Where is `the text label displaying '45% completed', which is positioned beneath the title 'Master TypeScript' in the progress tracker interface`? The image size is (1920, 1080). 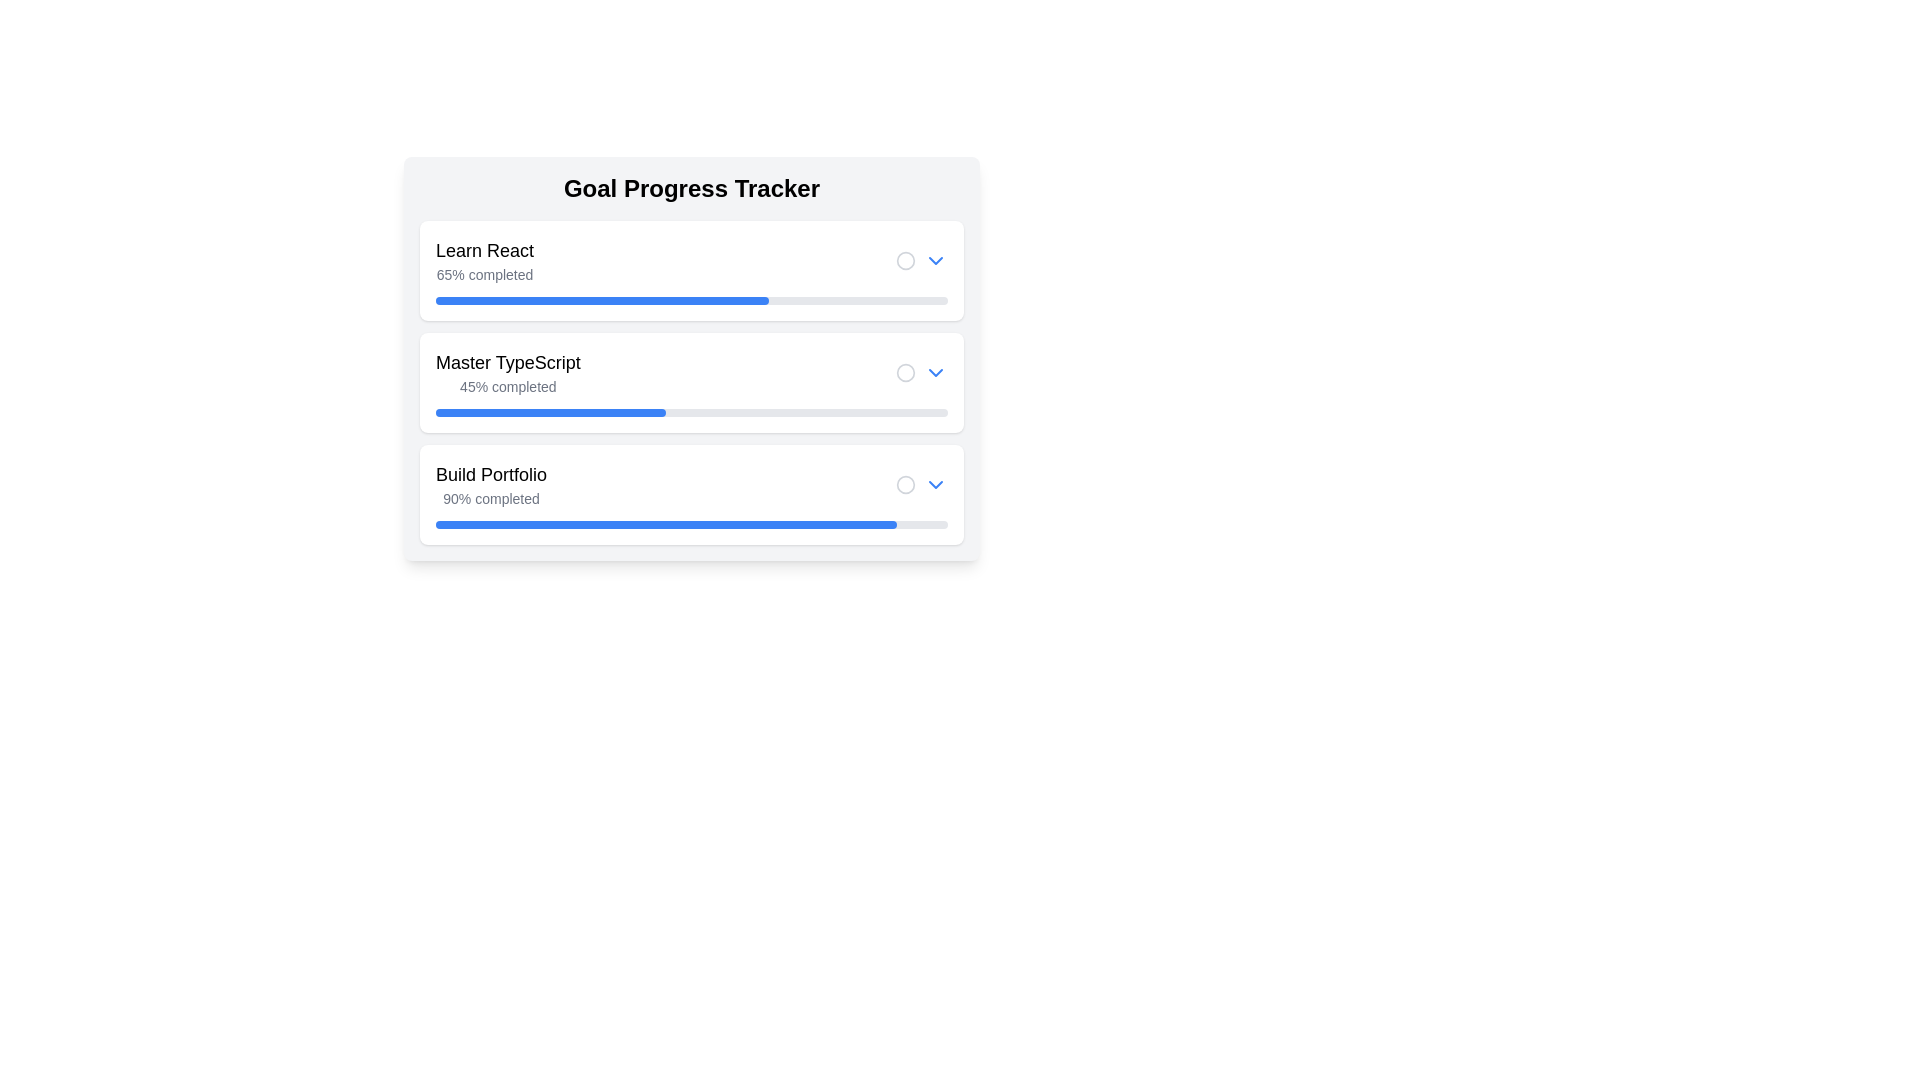 the text label displaying '45% completed', which is positioned beneath the title 'Master TypeScript' in the progress tracker interface is located at coordinates (508, 386).